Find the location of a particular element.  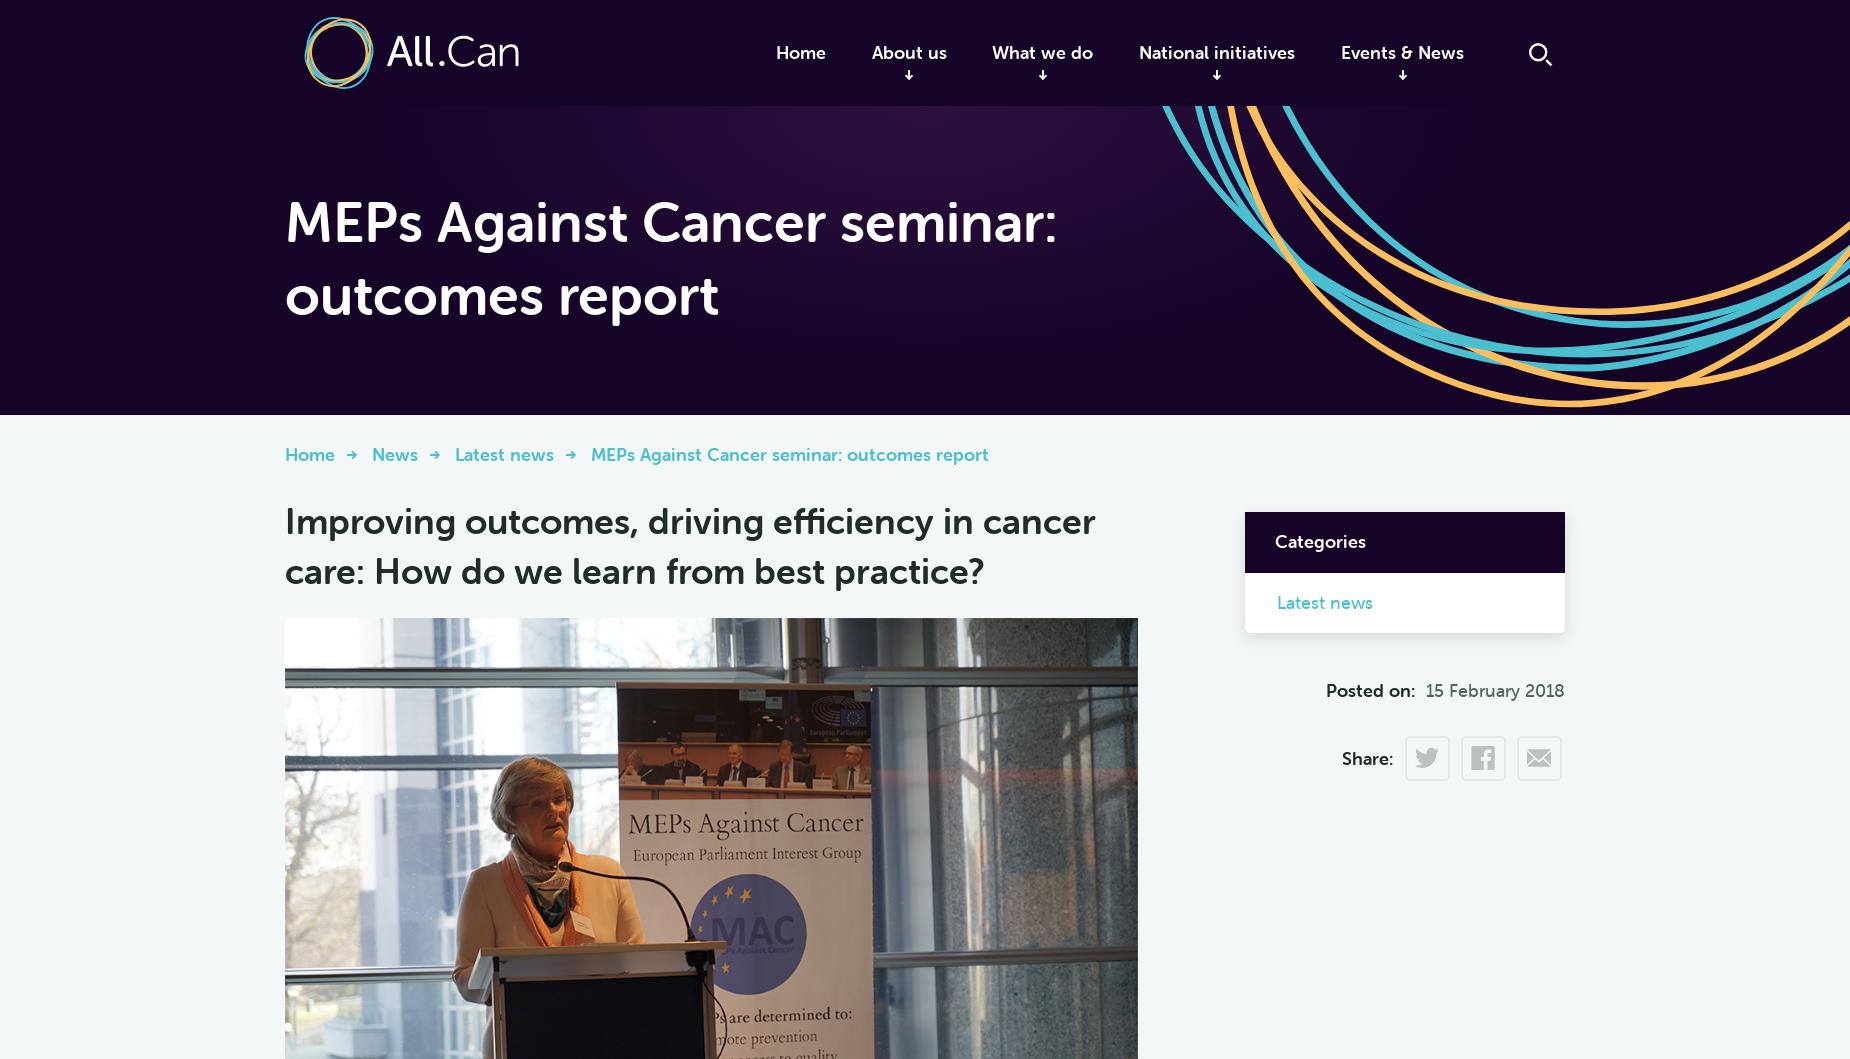

'Posted on:' is located at coordinates (1372, 690).